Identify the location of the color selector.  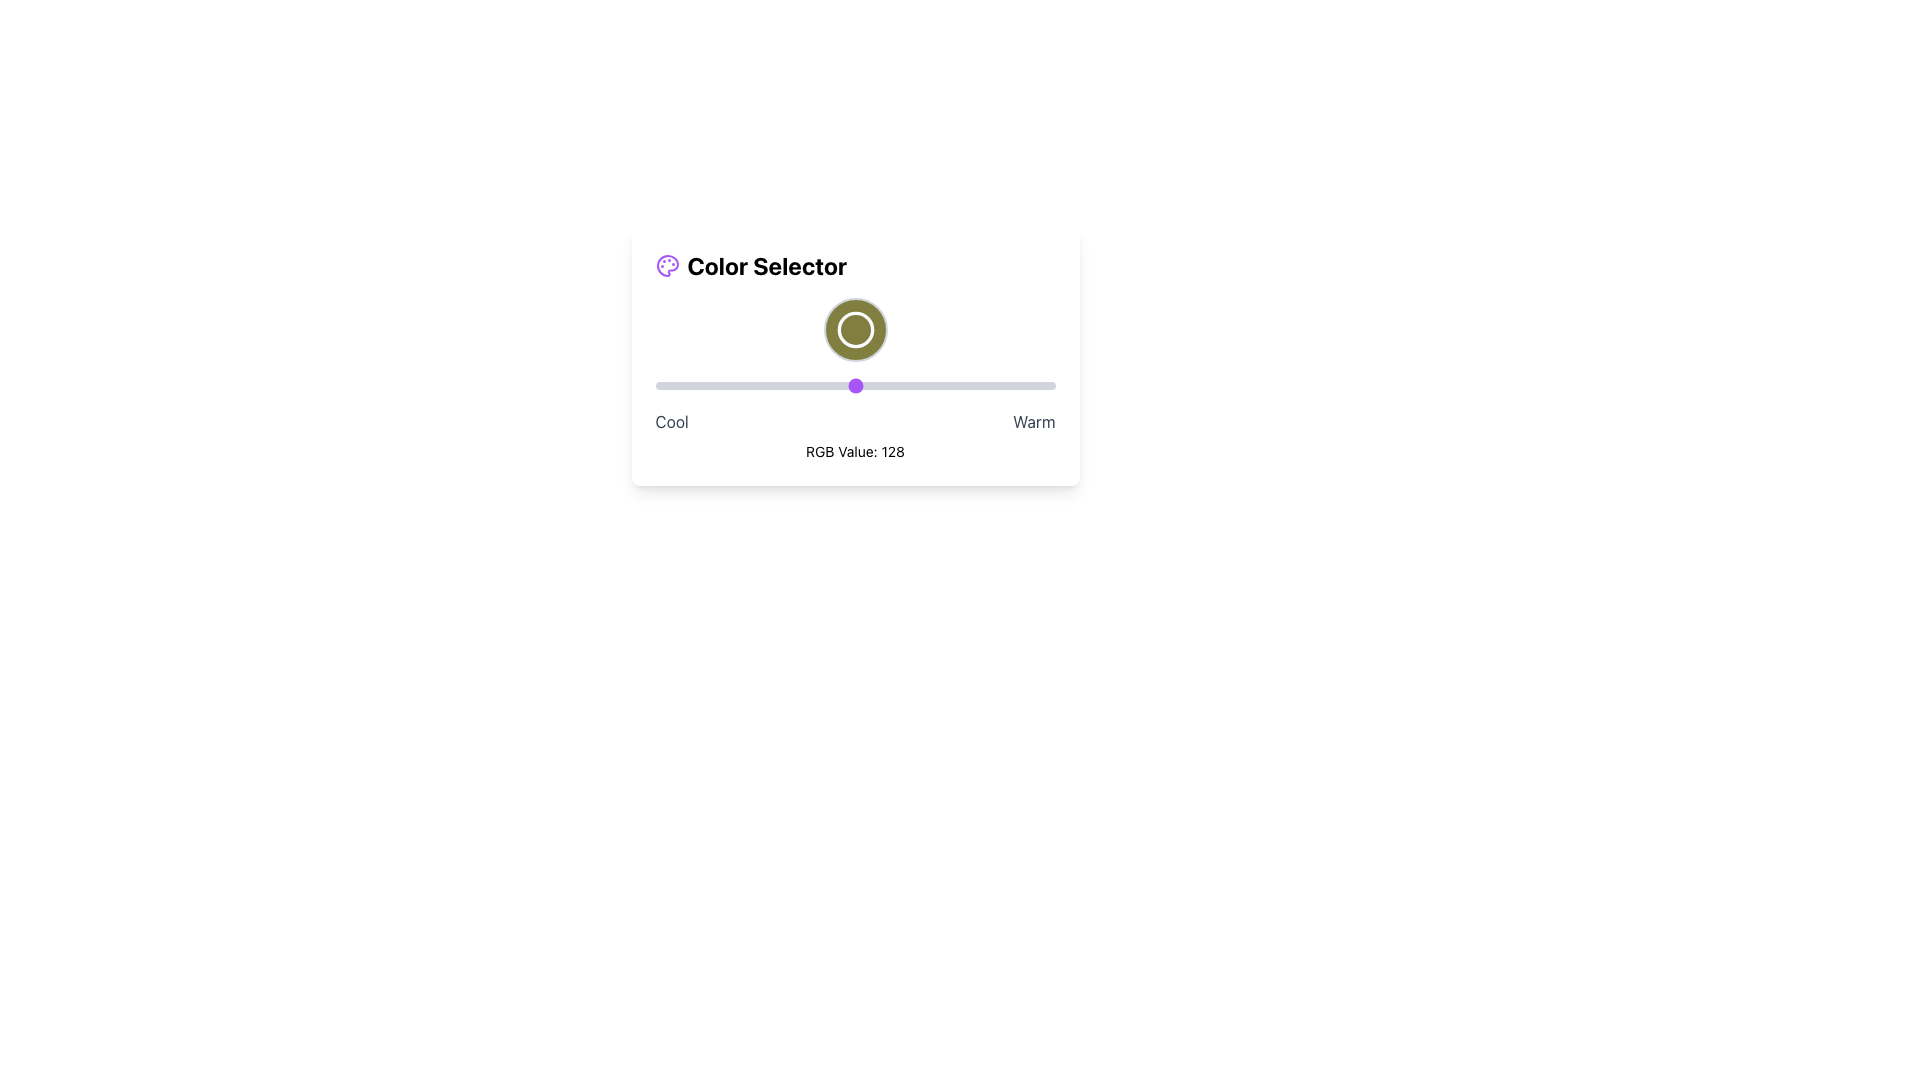
(663, 385).